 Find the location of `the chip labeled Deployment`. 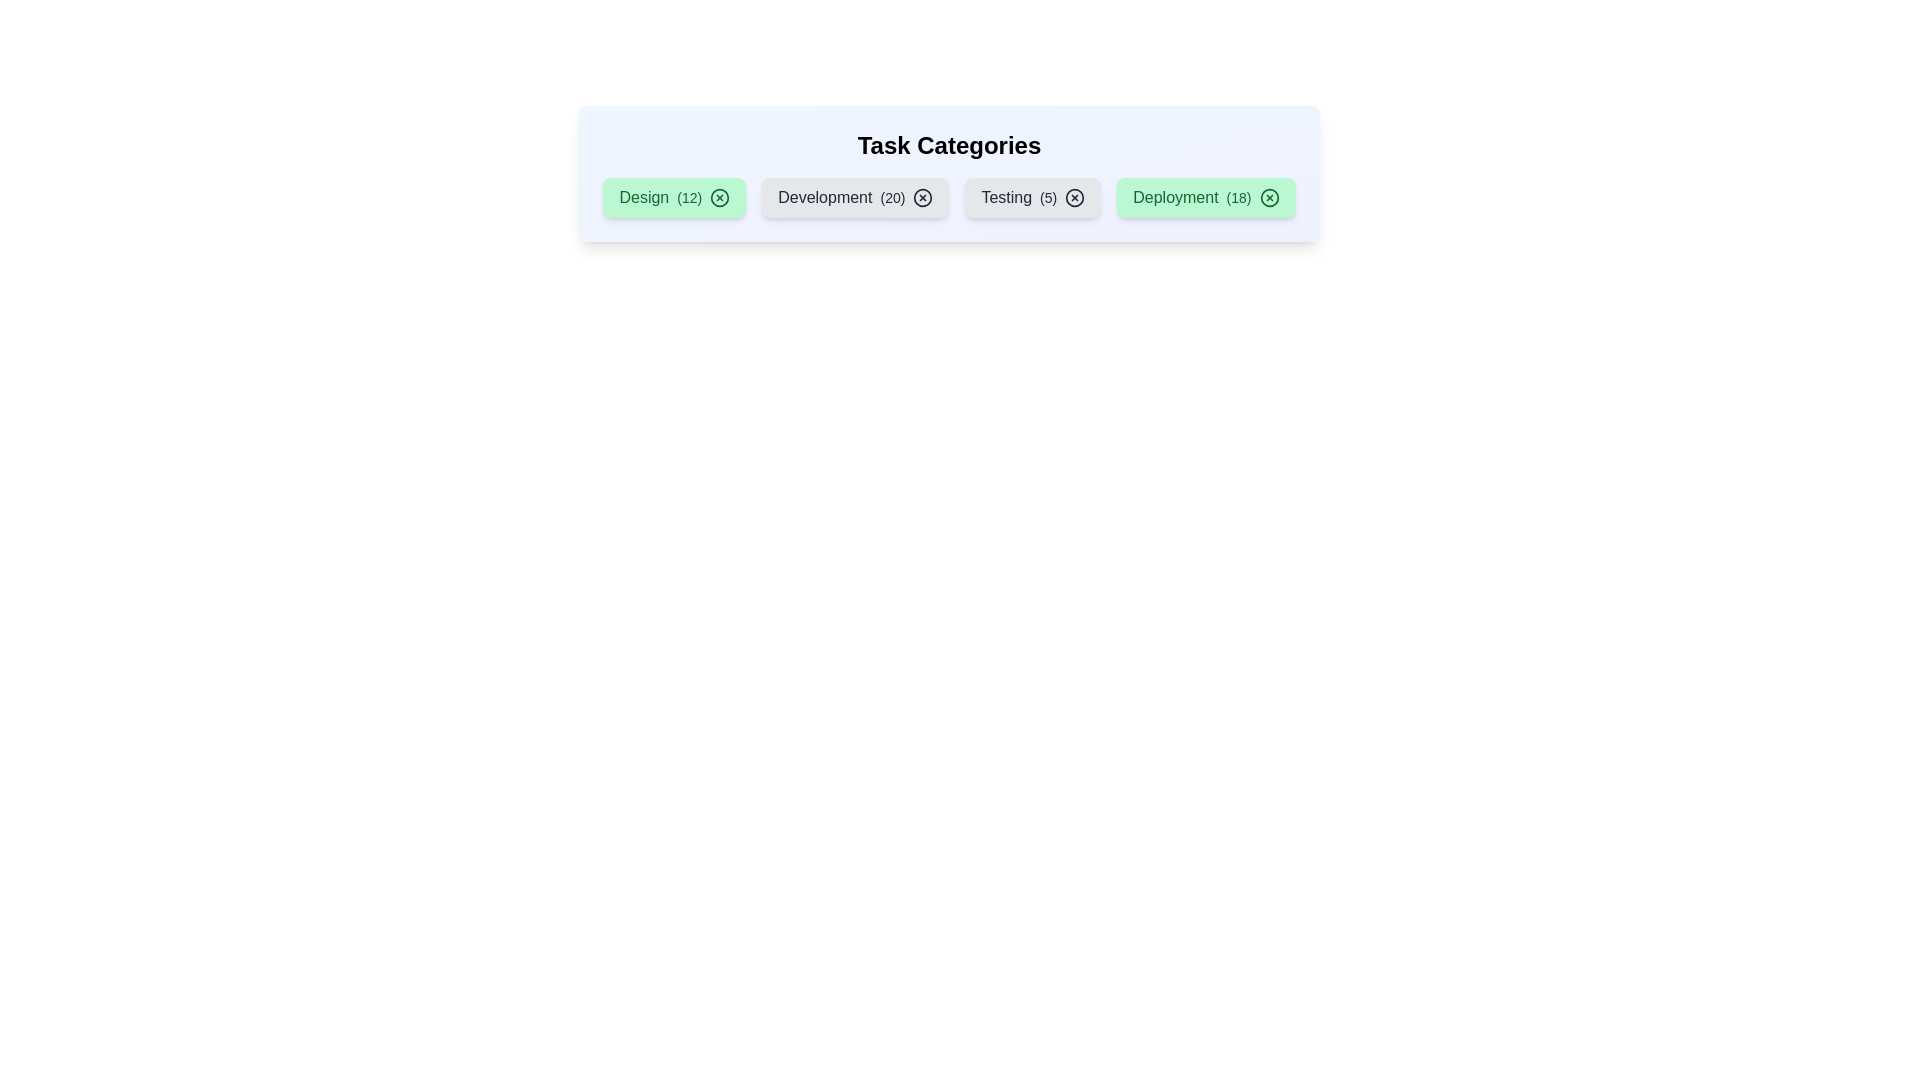

the chip labeled Deployment is located at coordinates (1205, 197).